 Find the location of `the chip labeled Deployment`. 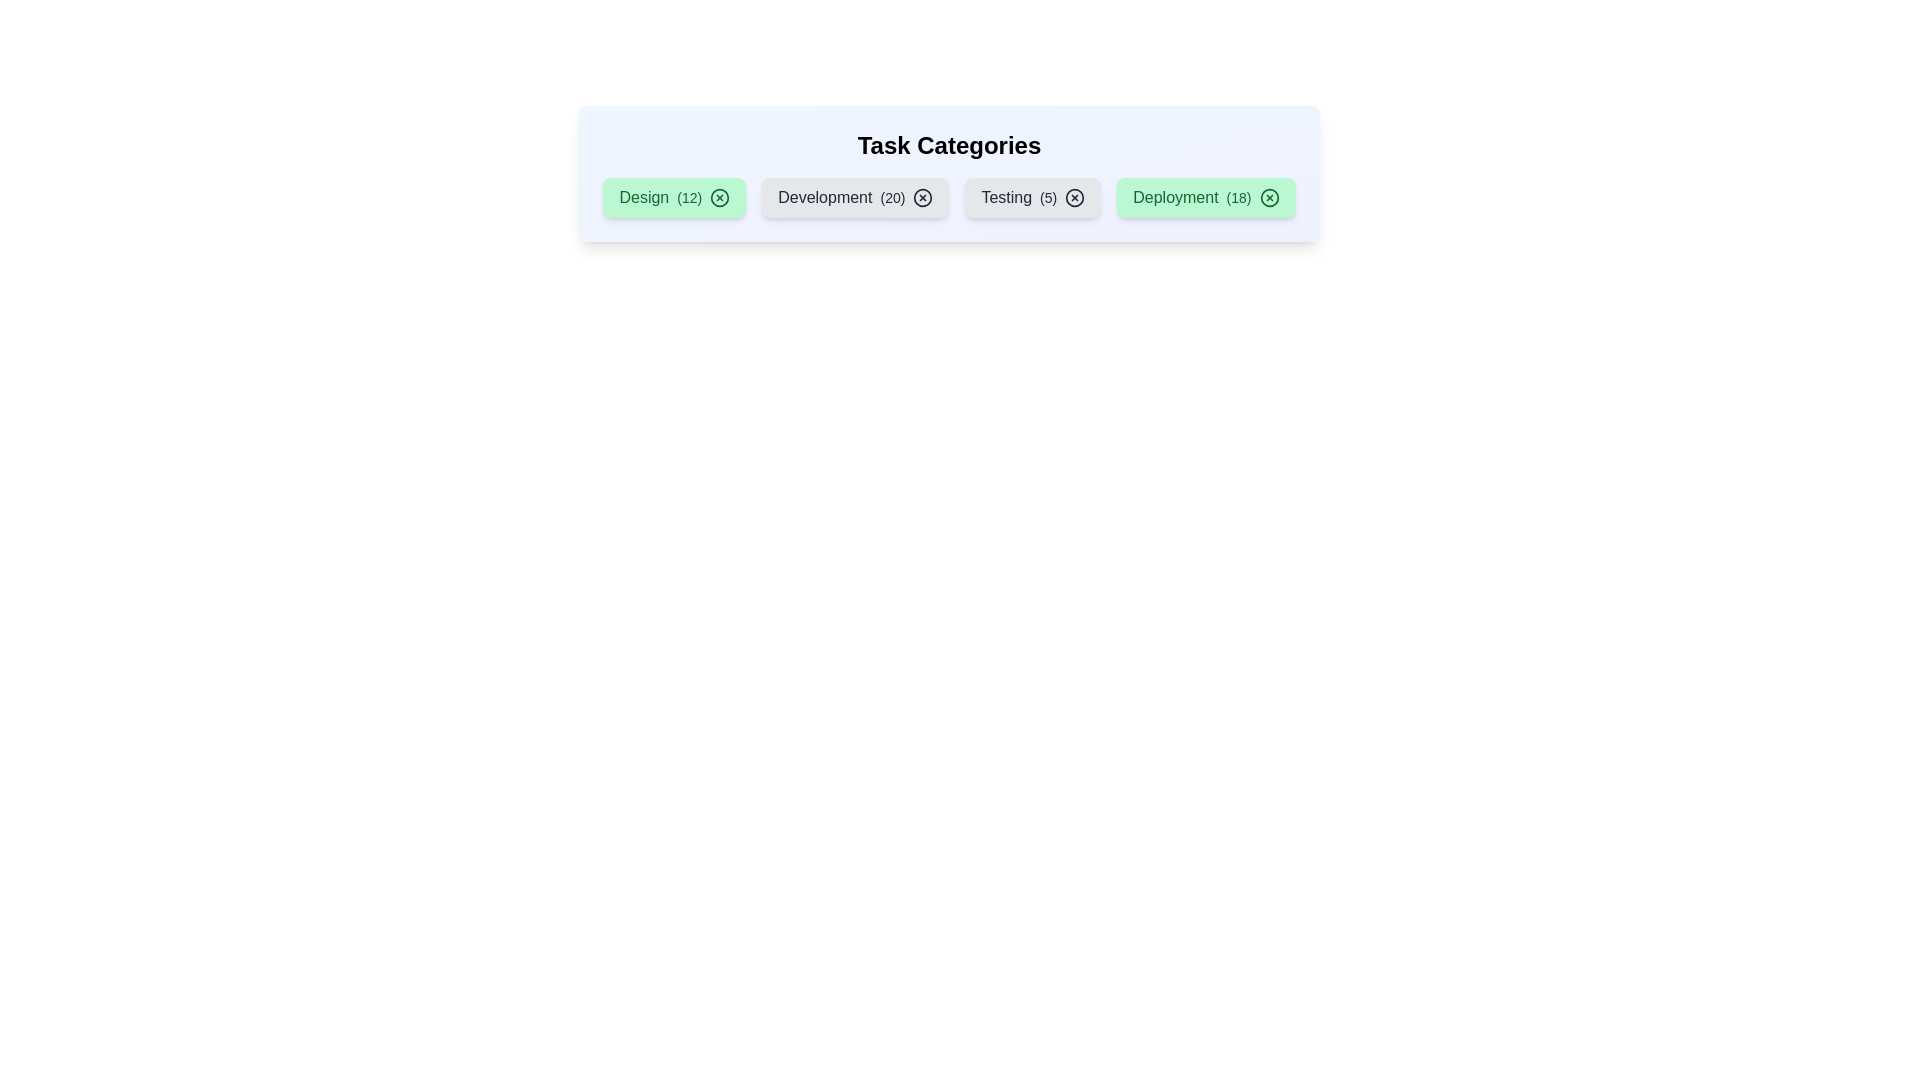

the chip labeled Deployment is located at coordinates (1205, 197).